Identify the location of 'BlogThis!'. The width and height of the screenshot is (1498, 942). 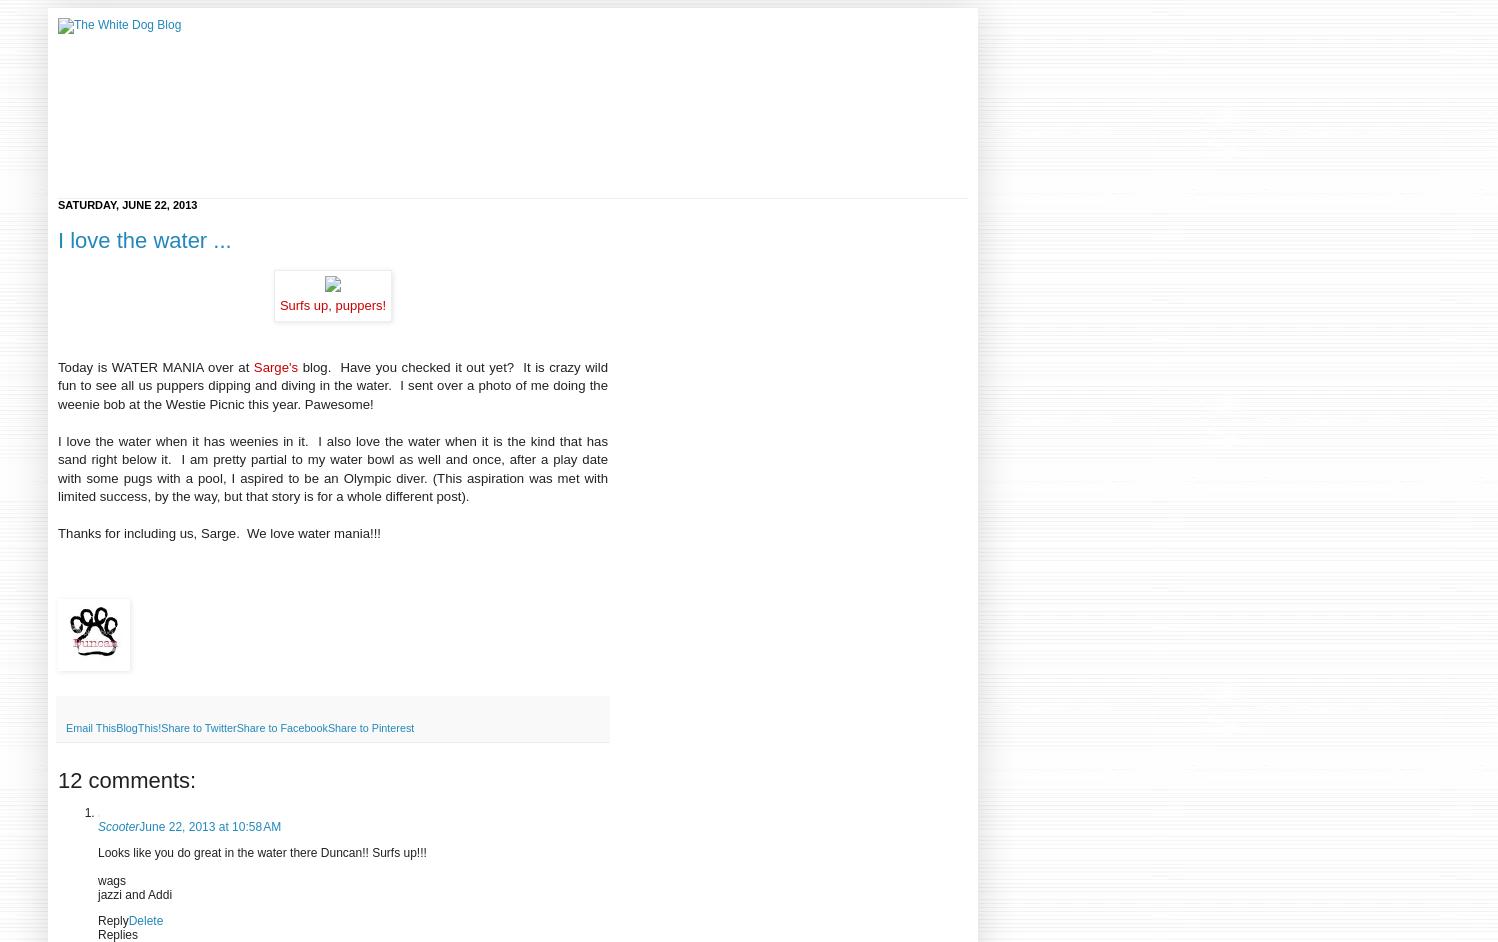
(115, 726).